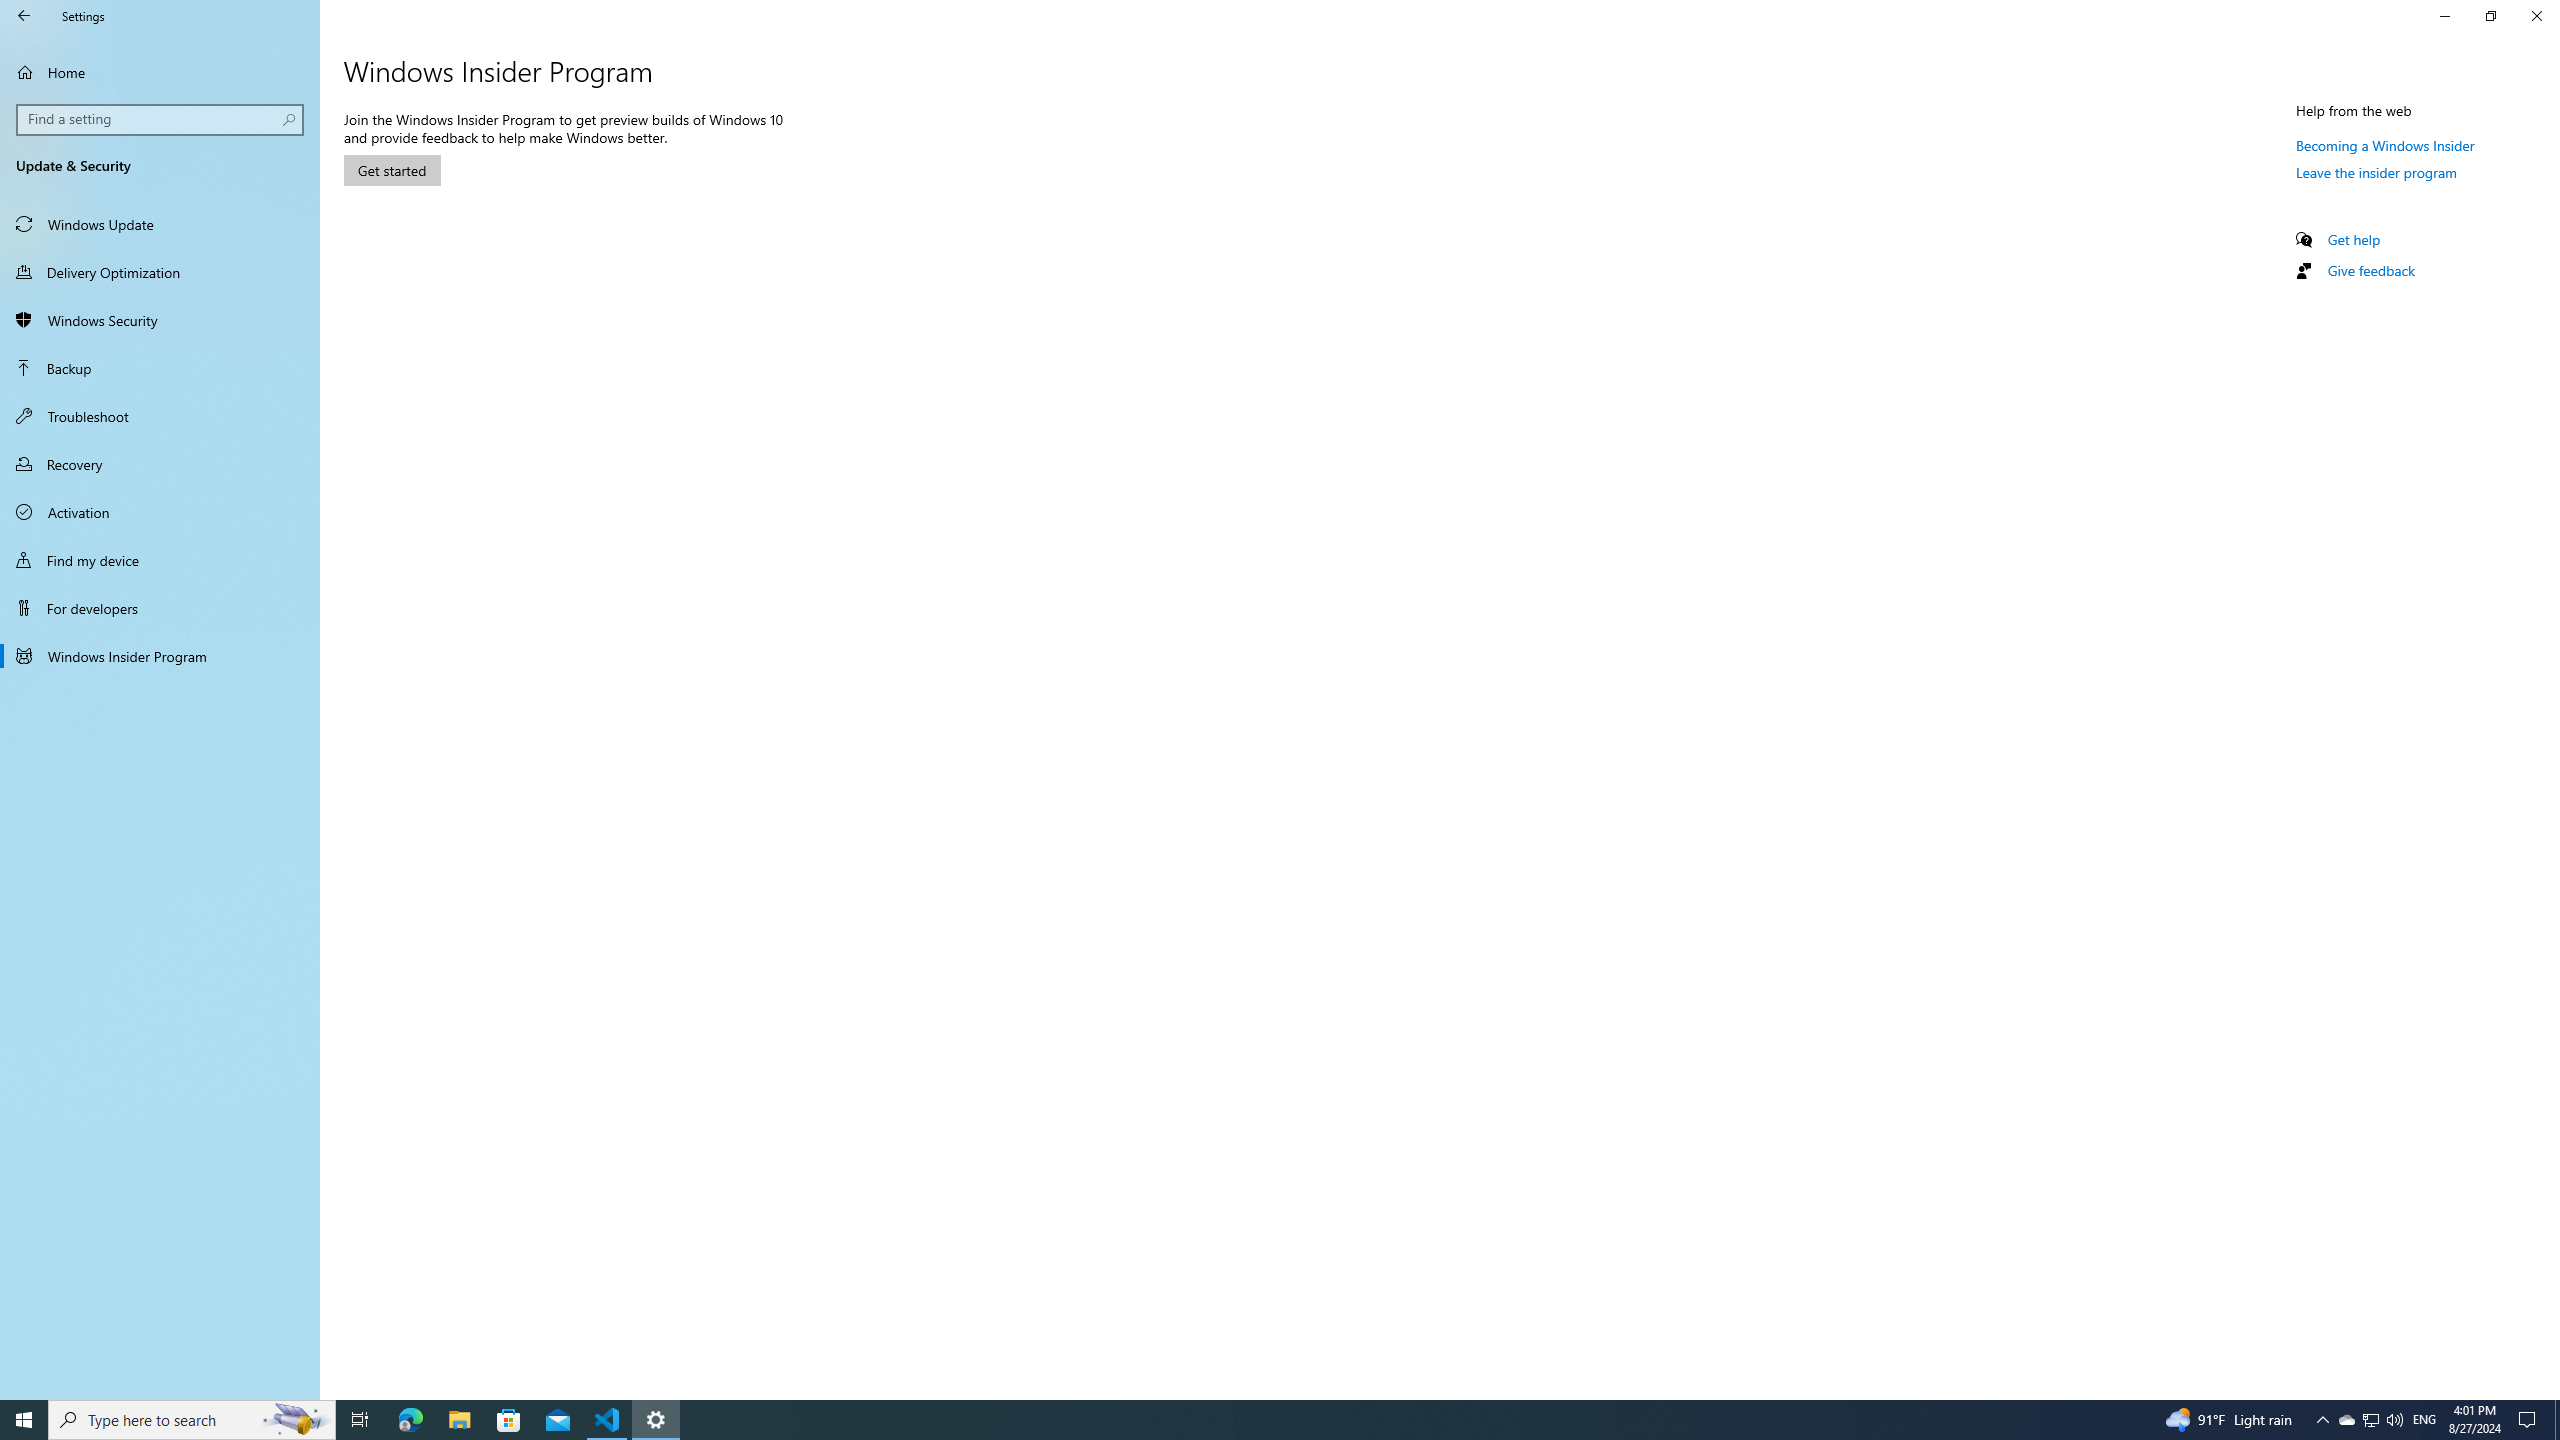  I want to click on 'Activation', so click(159, 510).